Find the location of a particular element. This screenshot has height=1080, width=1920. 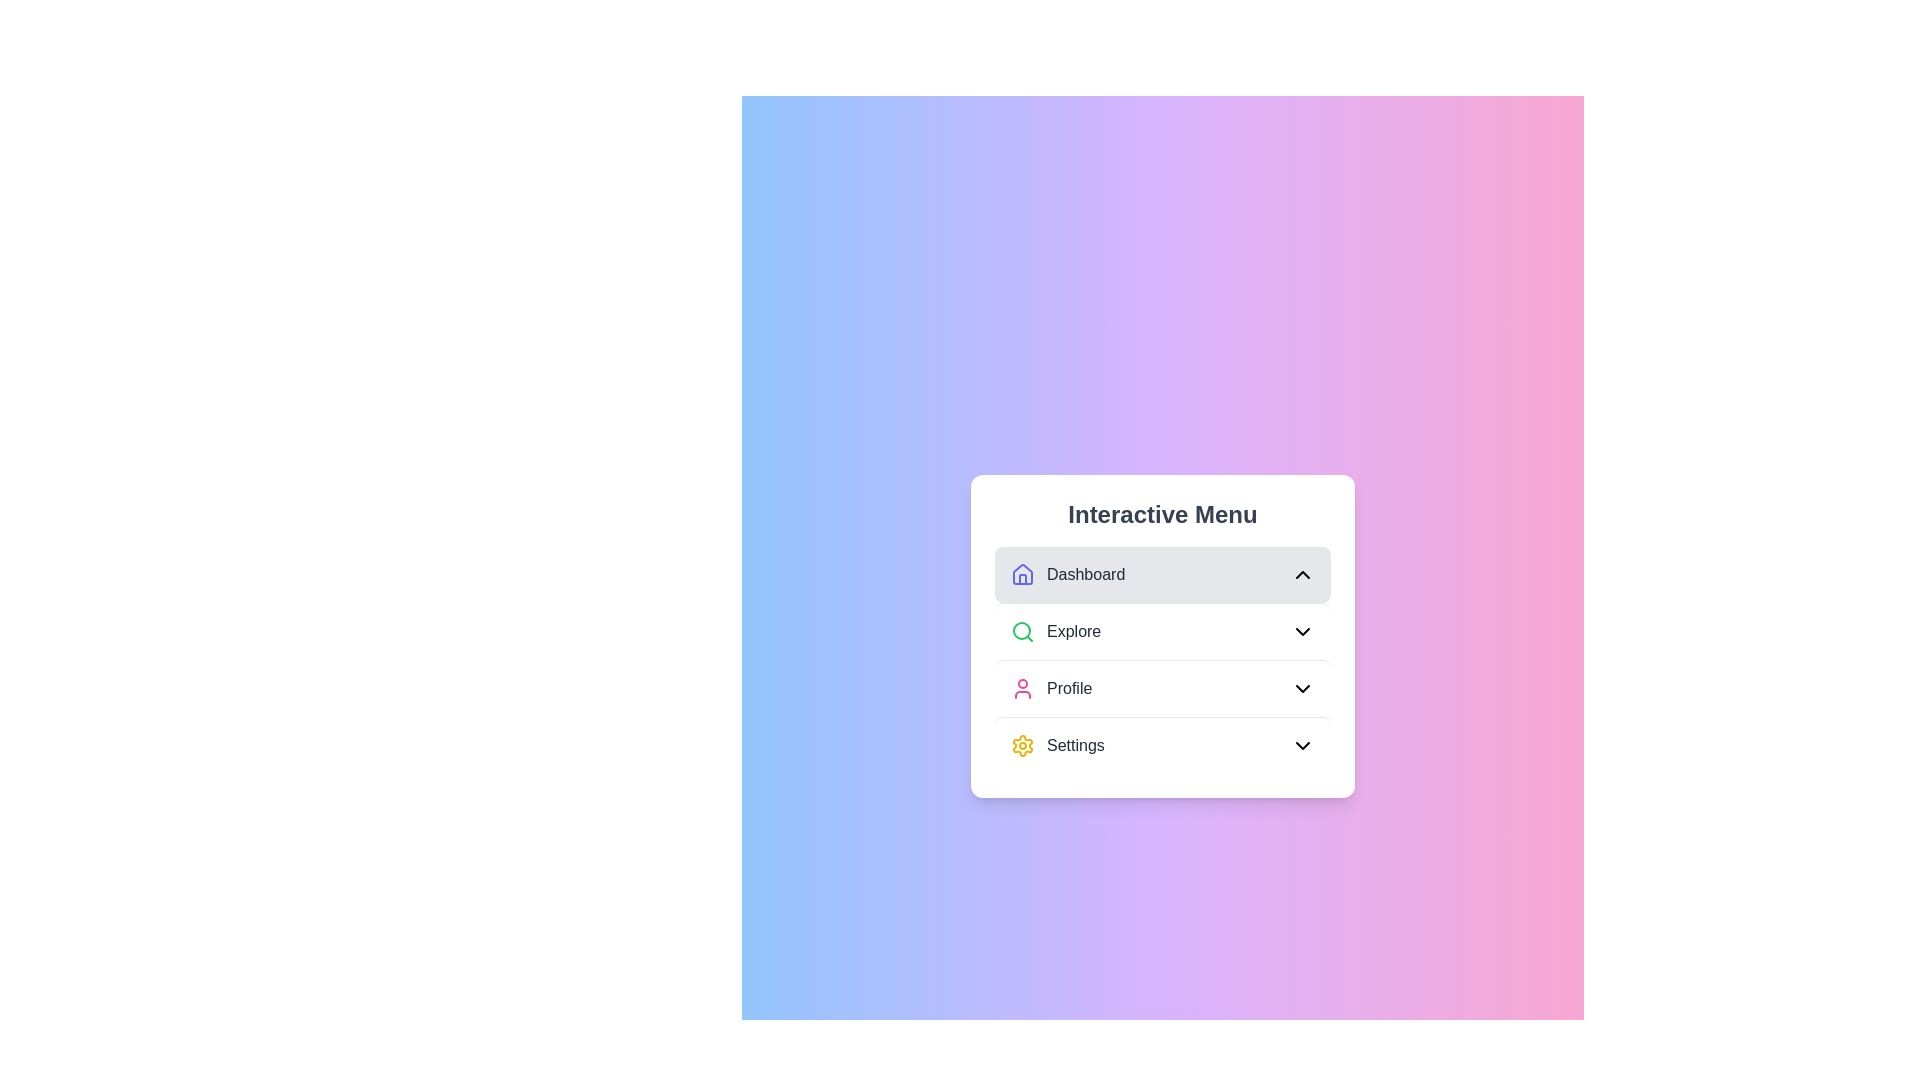

the chevron toggle of the Dashboard menu to toggle its state is located at coordinates (1302, 574).